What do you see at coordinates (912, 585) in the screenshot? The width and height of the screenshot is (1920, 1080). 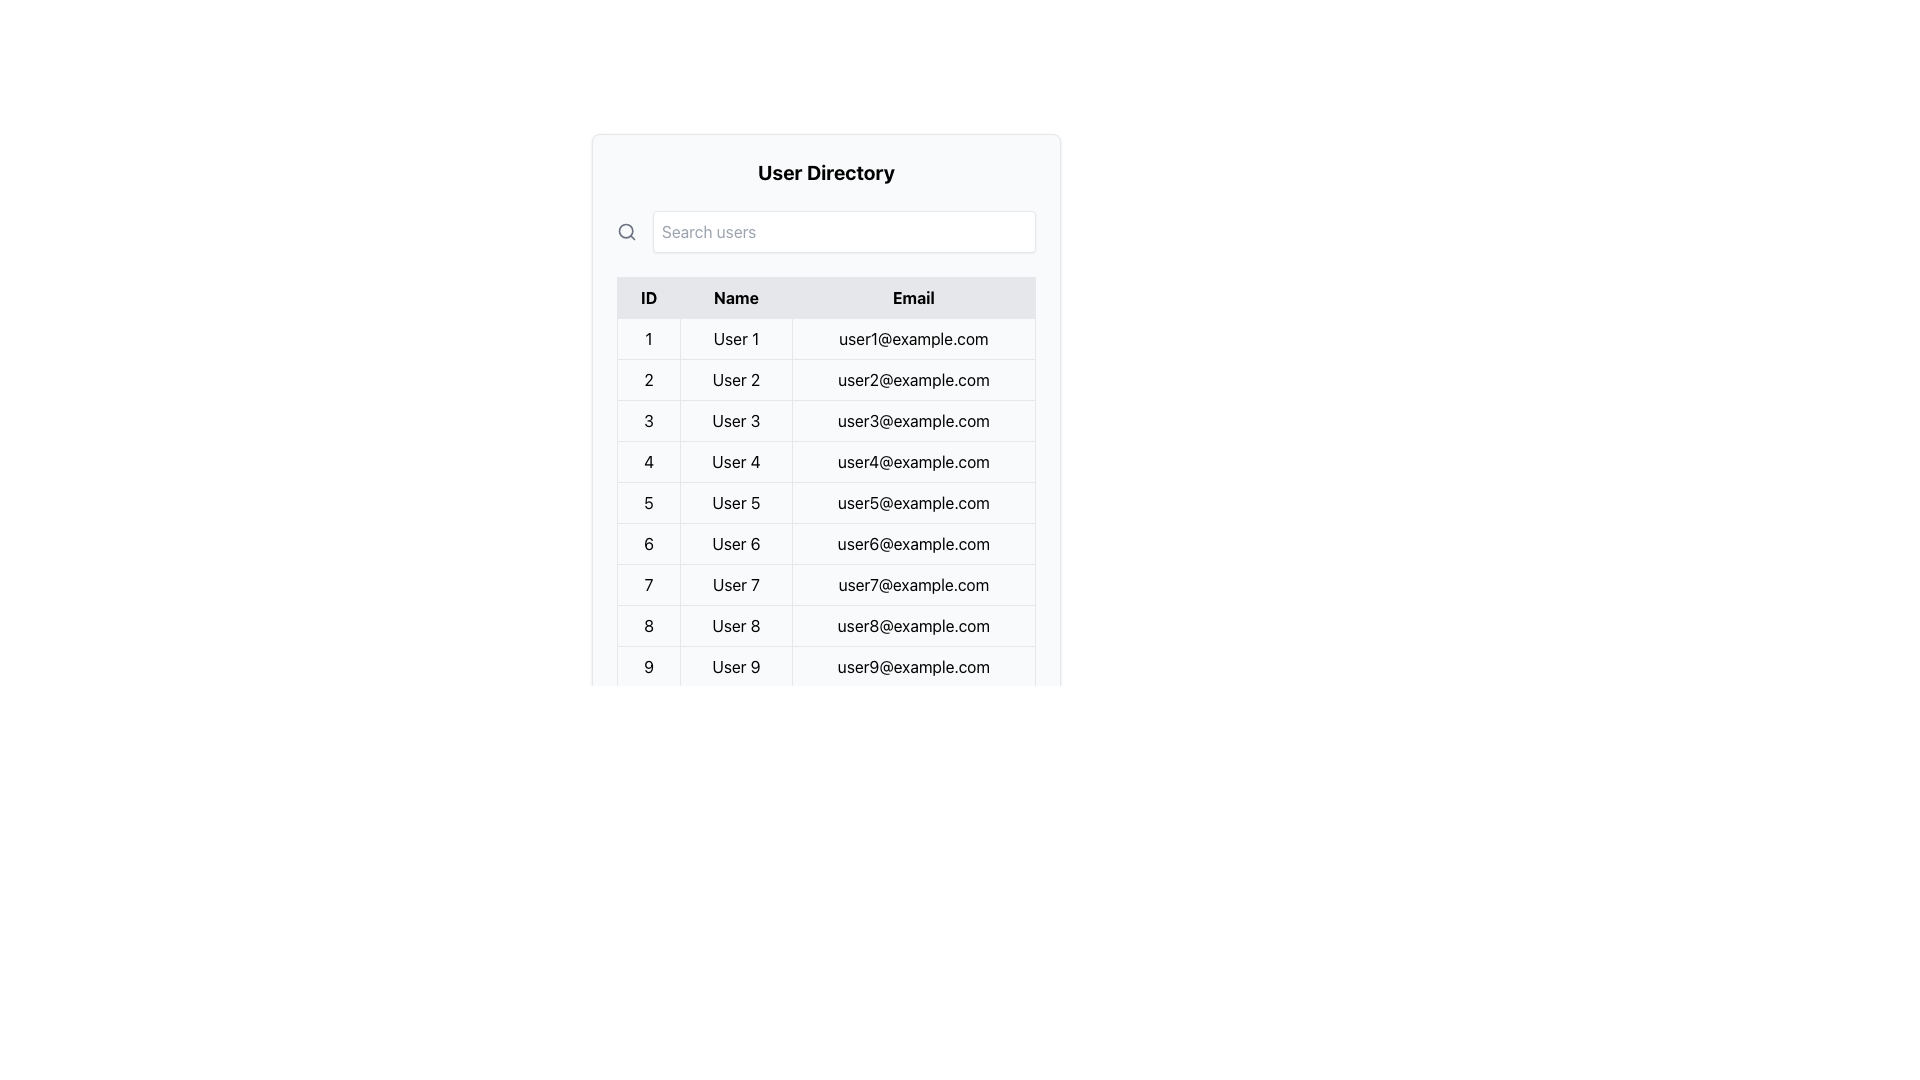 I see `the text field displaying the email address 'user7@example.com', which is styled with padding and a border, located in the 'Email' column of the seventh row of the table` at bounding box center [912, 585].